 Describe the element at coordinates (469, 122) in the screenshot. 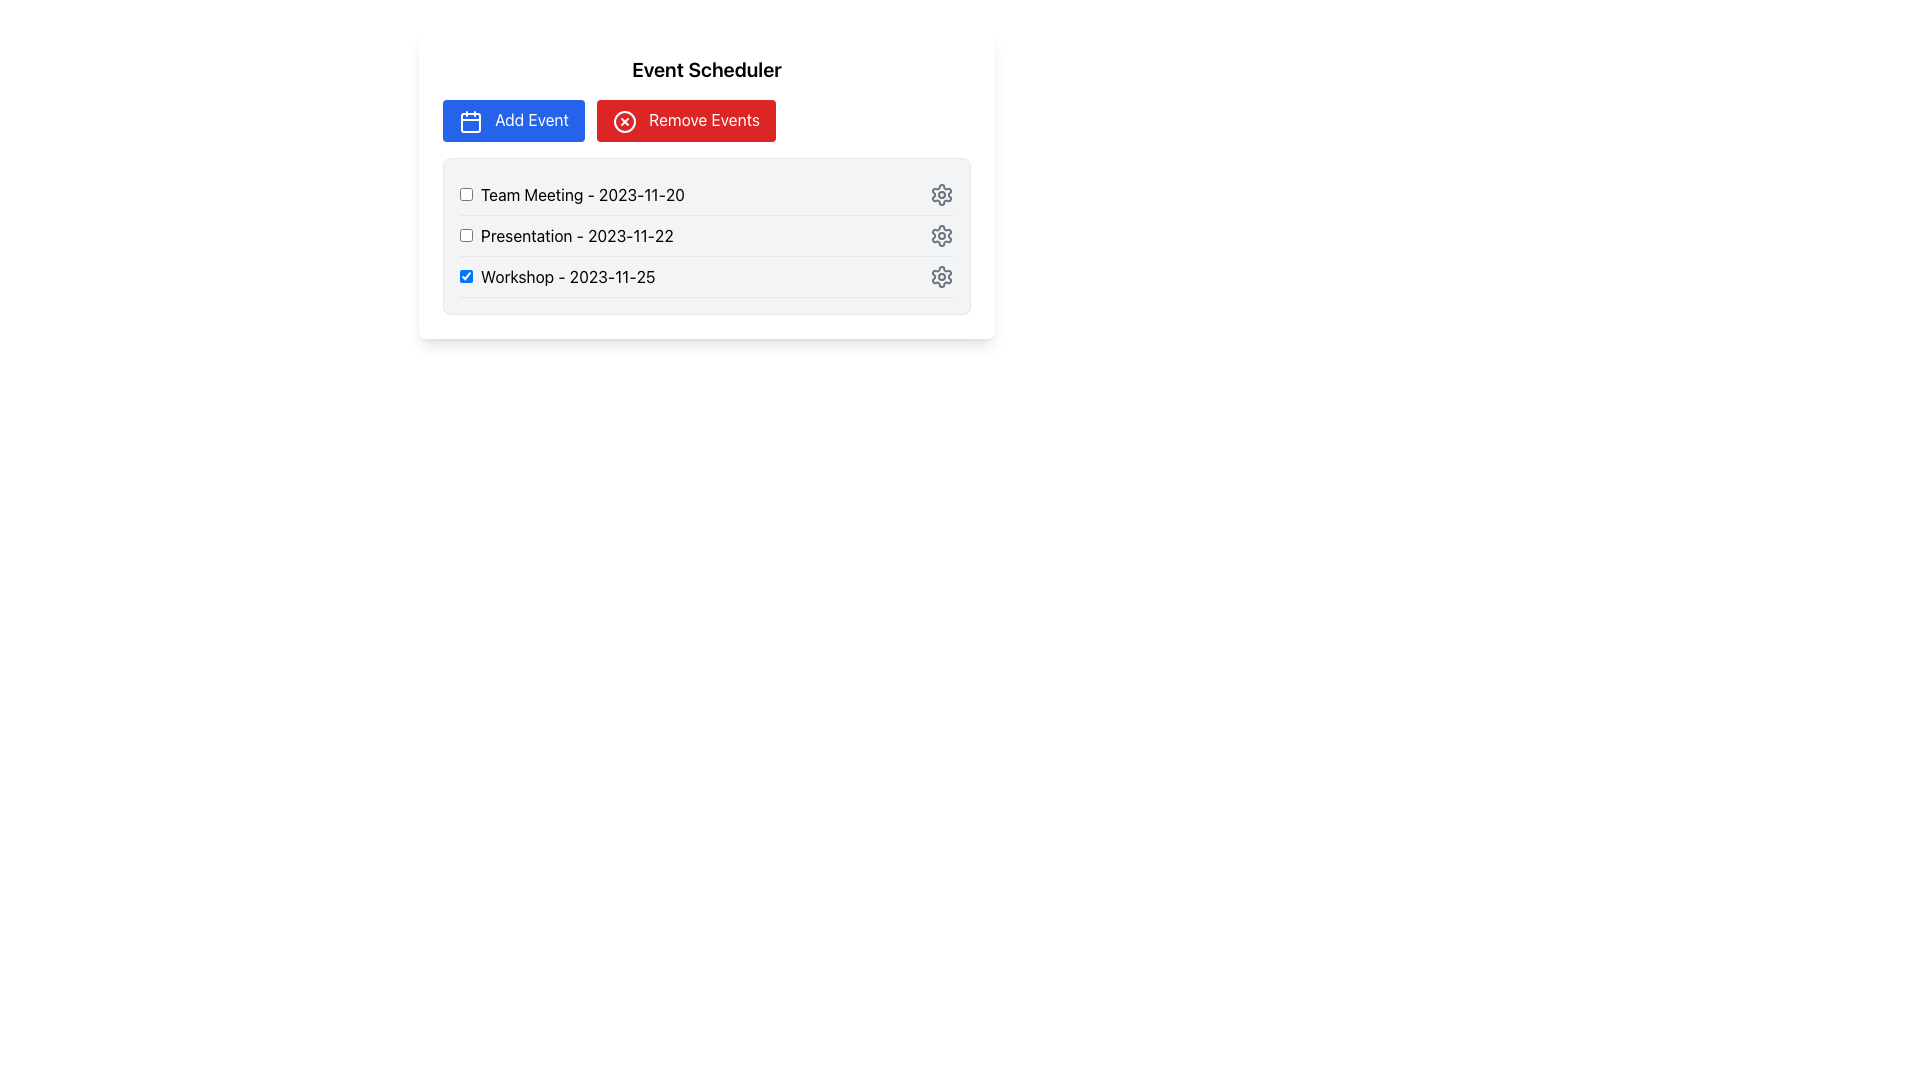

I see `the non-interactive inner component of the calendar icon located to the left of the 'Add Event' button` at that location.